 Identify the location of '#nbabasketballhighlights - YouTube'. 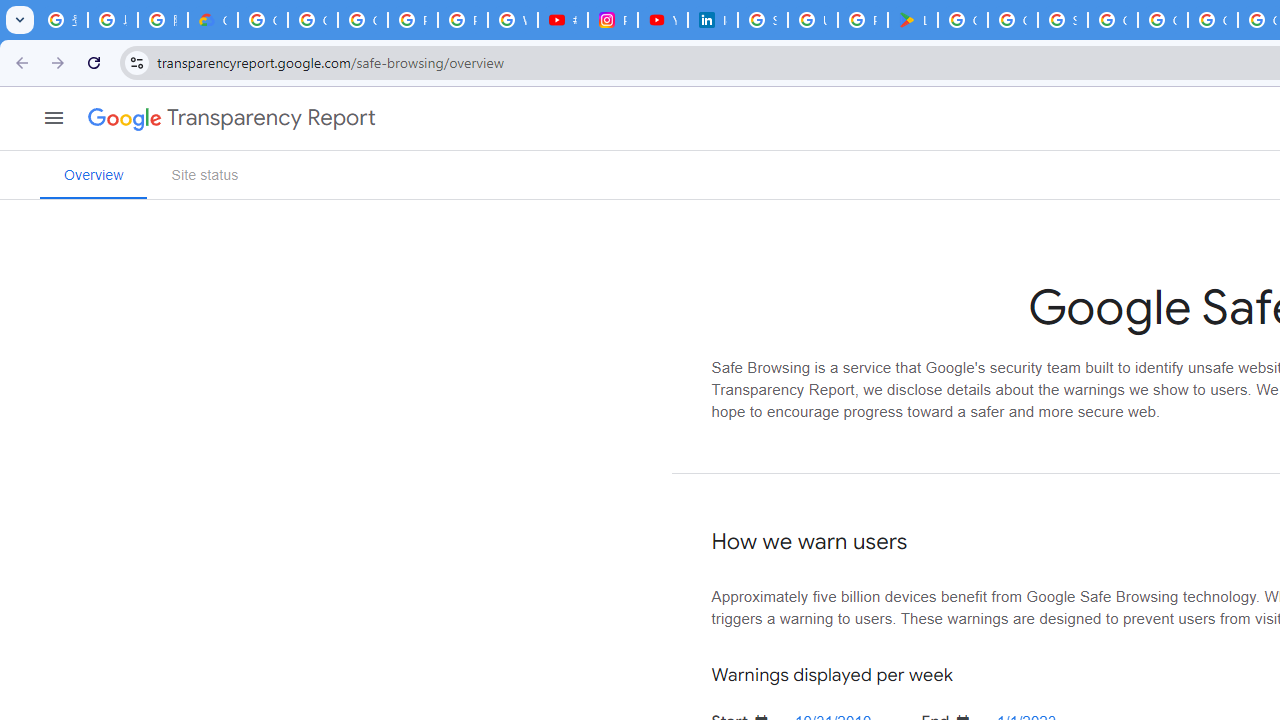
(561, 20).